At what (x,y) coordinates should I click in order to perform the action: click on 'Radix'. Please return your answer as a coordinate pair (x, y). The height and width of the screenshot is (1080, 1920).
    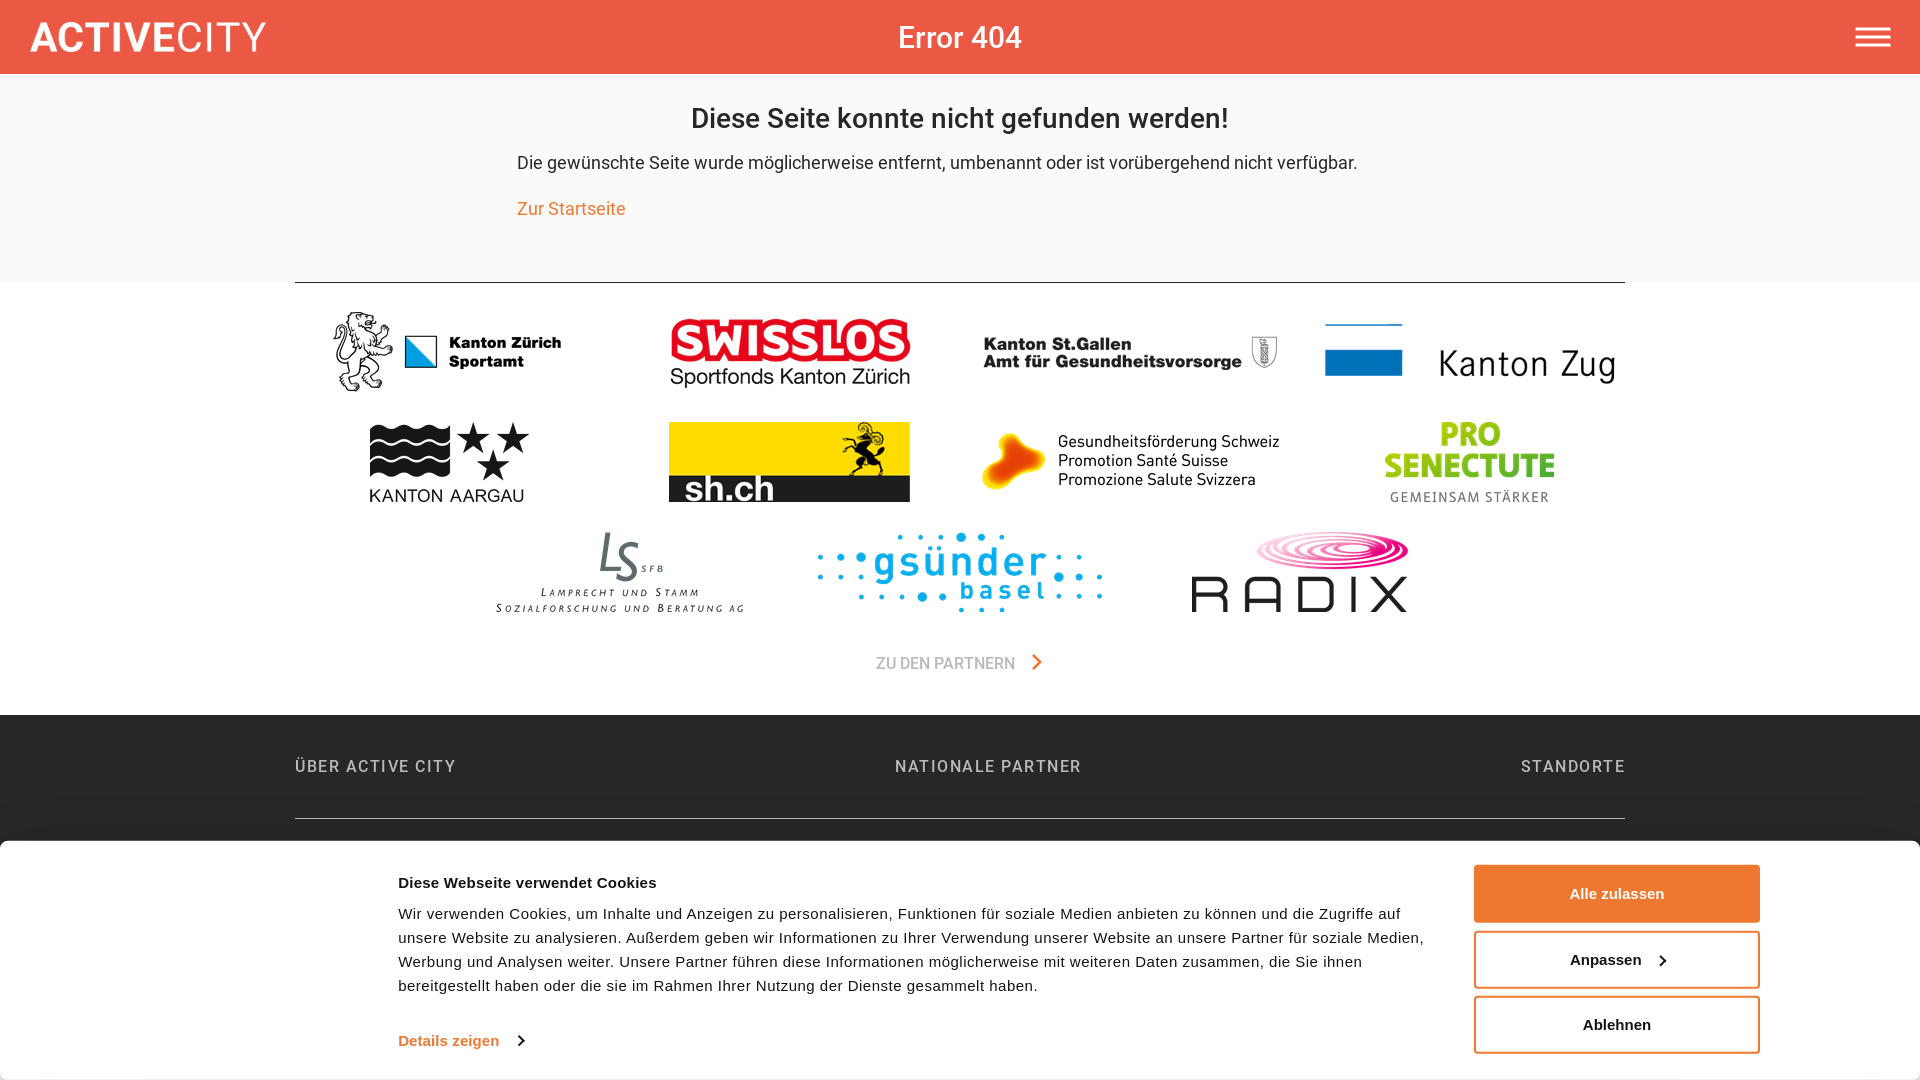
    Looking at the image, I should click on (1300, 571).